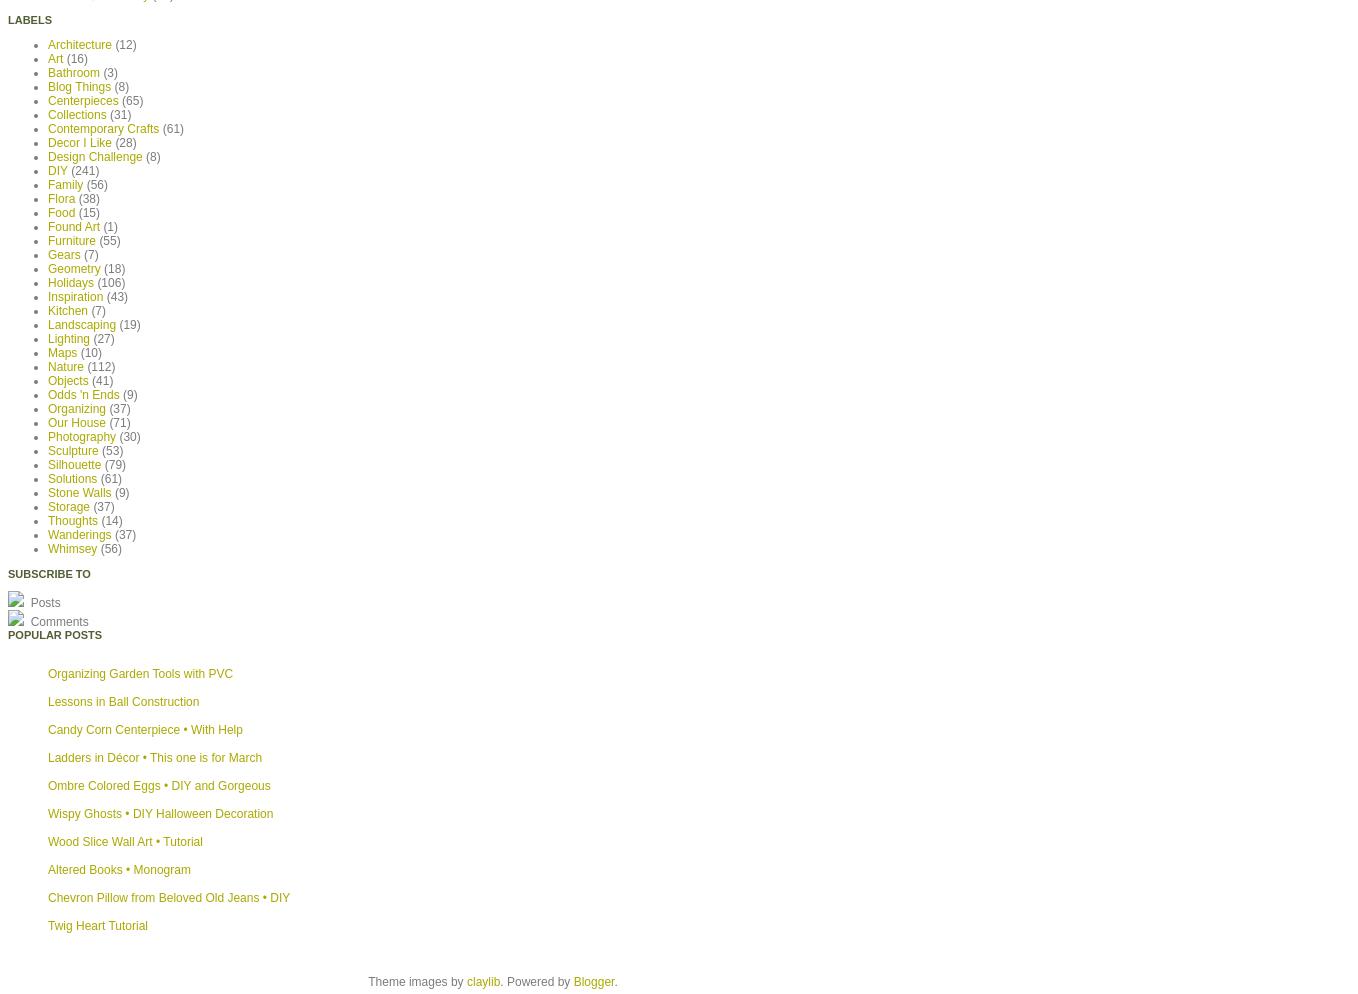 This screenshot has width=1358, height=994. What do you see at coordinates (57, 619) in the screenshot?
I see `'Comments'` at bounding box center [57, 619].